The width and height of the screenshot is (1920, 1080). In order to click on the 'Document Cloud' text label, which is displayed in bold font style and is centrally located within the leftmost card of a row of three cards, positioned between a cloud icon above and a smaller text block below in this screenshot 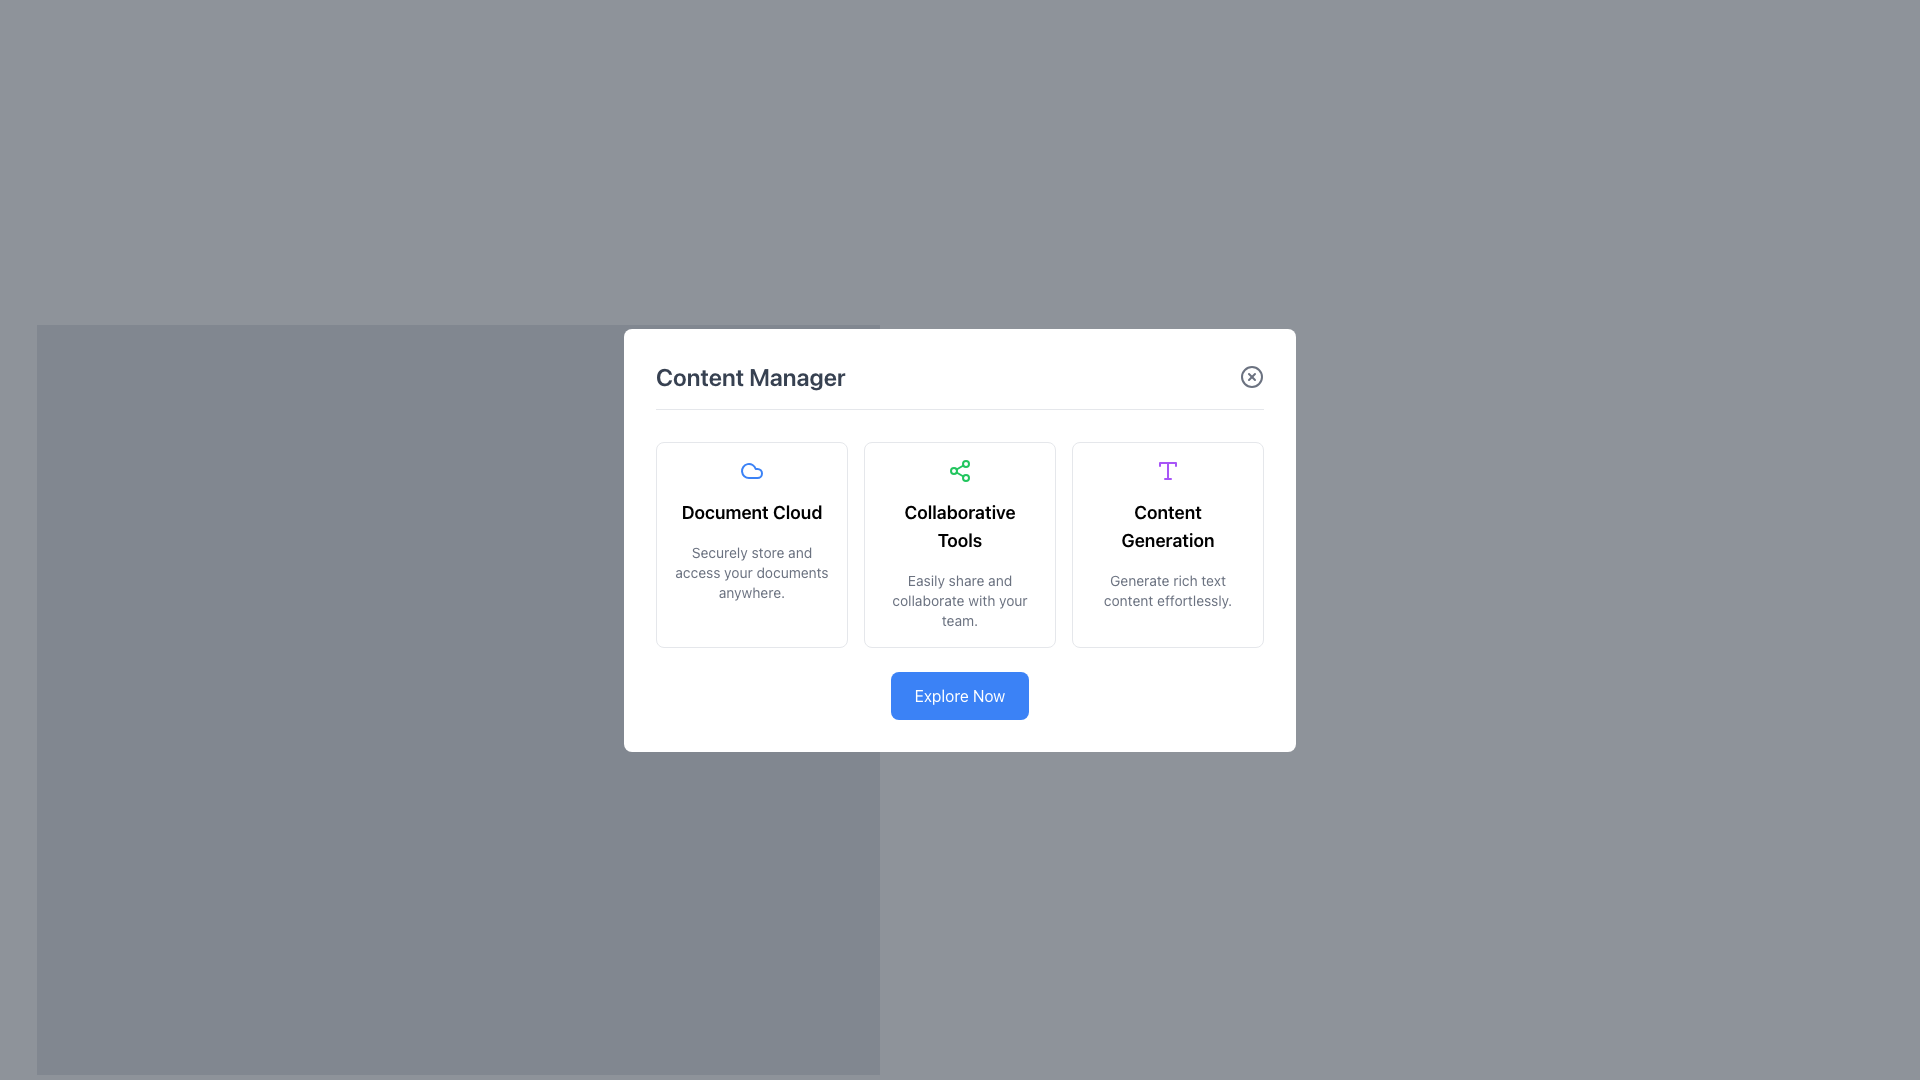, I will do `click(751, 511)`.